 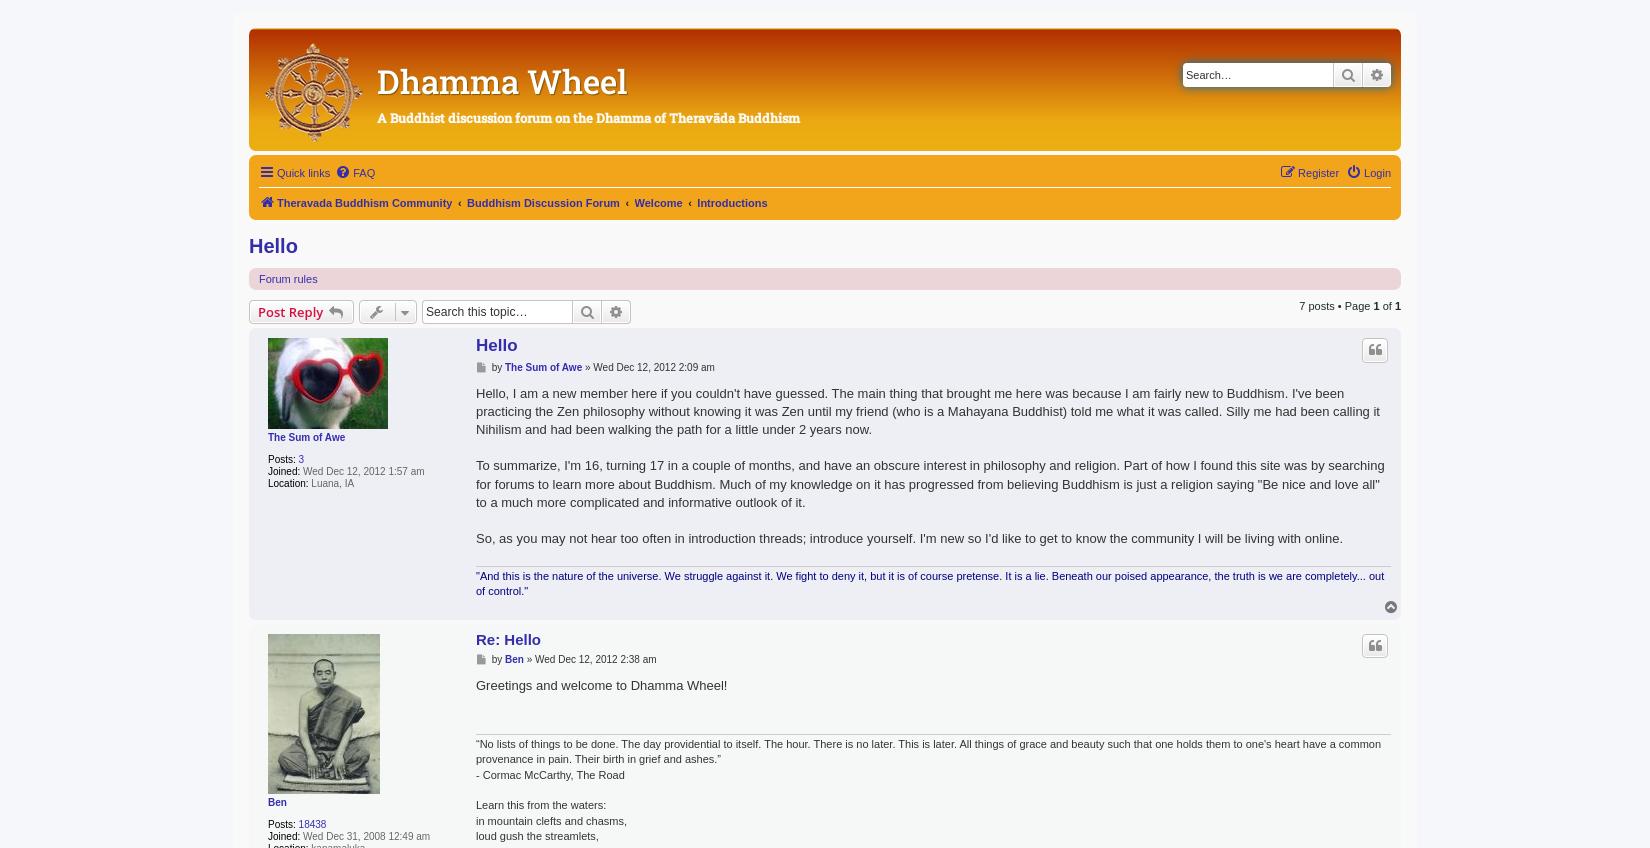 What do you see at coordinates (363, 171) in the screenshot?
I see `'FAQ'` at bounding box center [363, 171].